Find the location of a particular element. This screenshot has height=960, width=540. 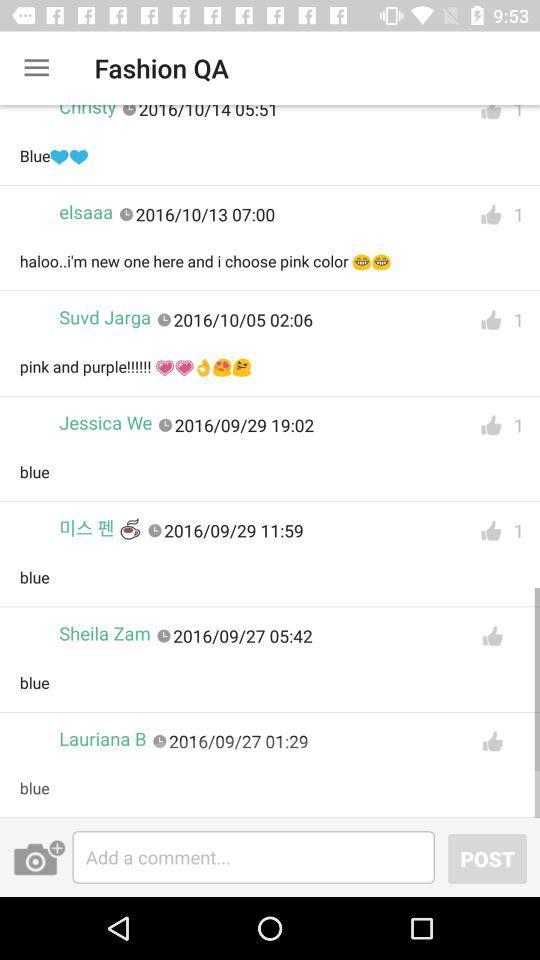

thumbs up button that you liked the content of message is located at coordinates (490, 530).